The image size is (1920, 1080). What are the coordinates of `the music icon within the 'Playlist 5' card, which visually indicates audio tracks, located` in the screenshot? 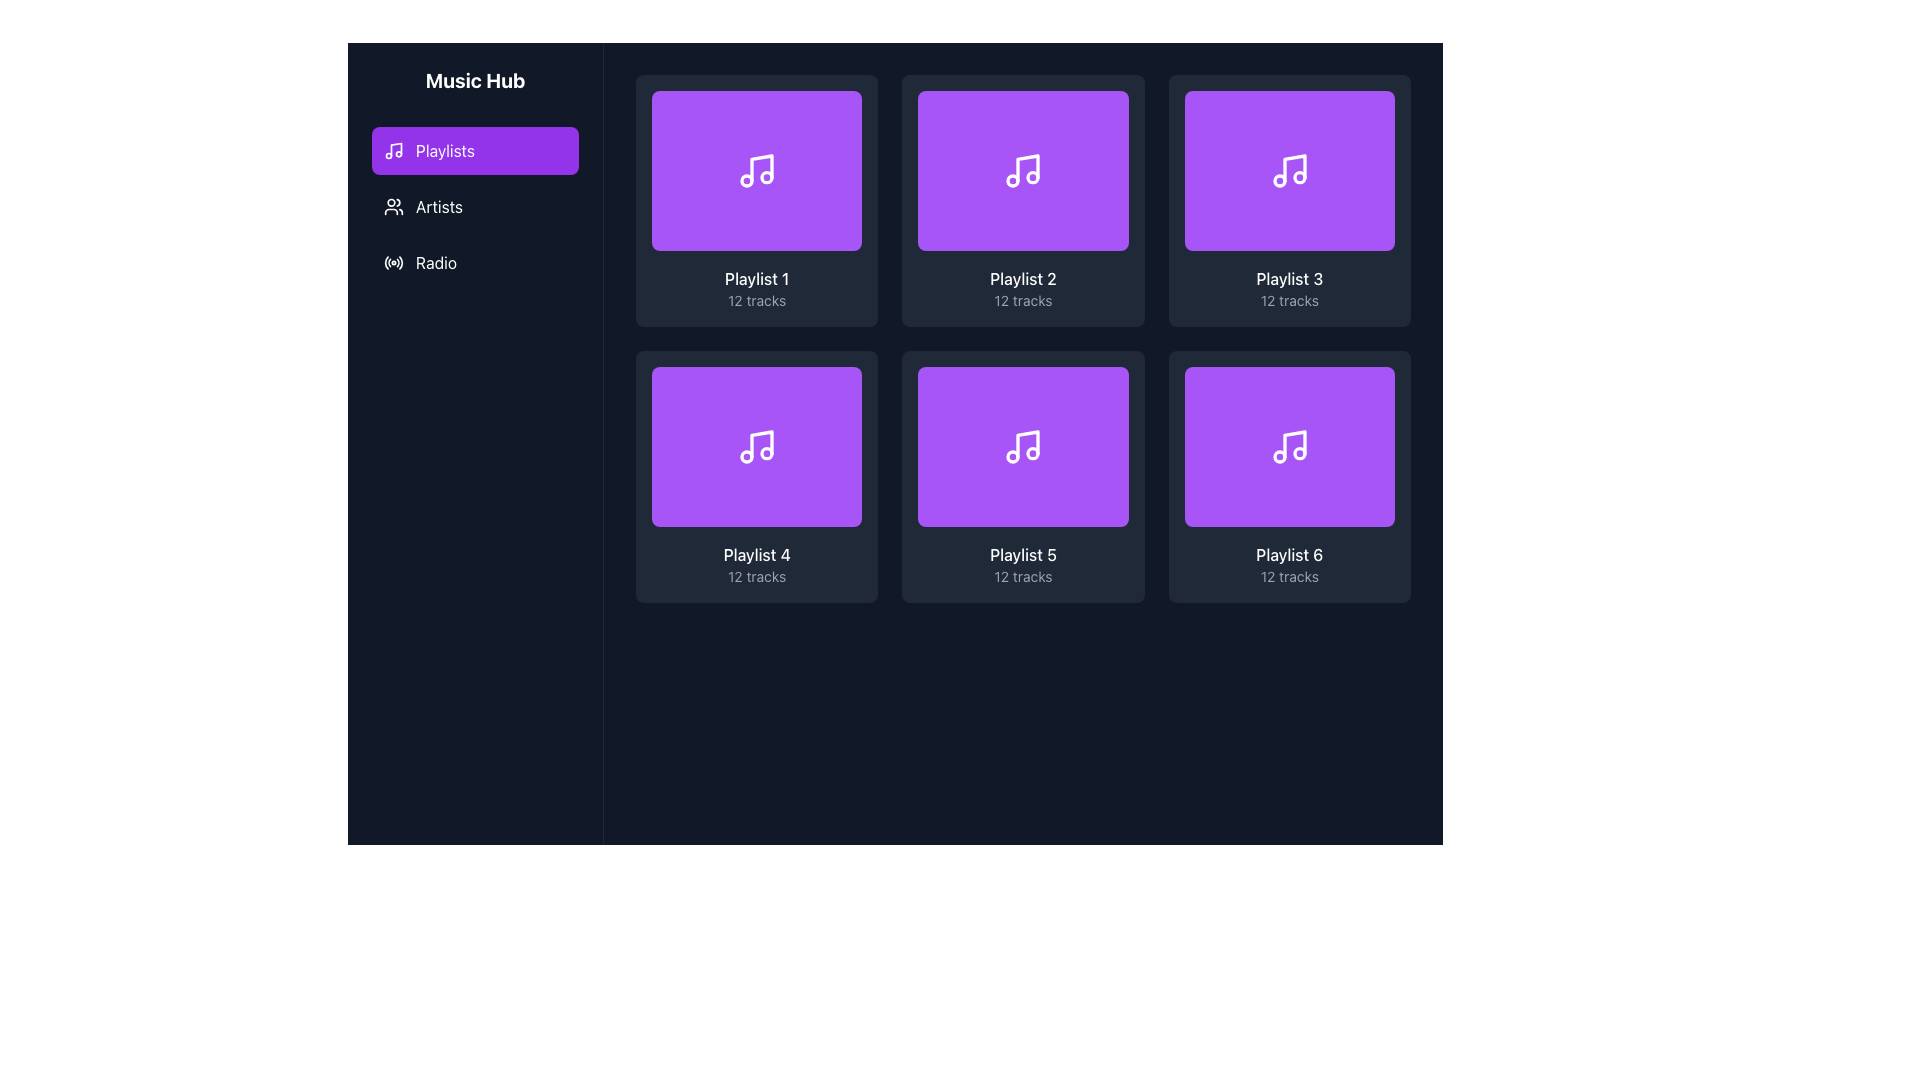 It's located at (1023, 446).